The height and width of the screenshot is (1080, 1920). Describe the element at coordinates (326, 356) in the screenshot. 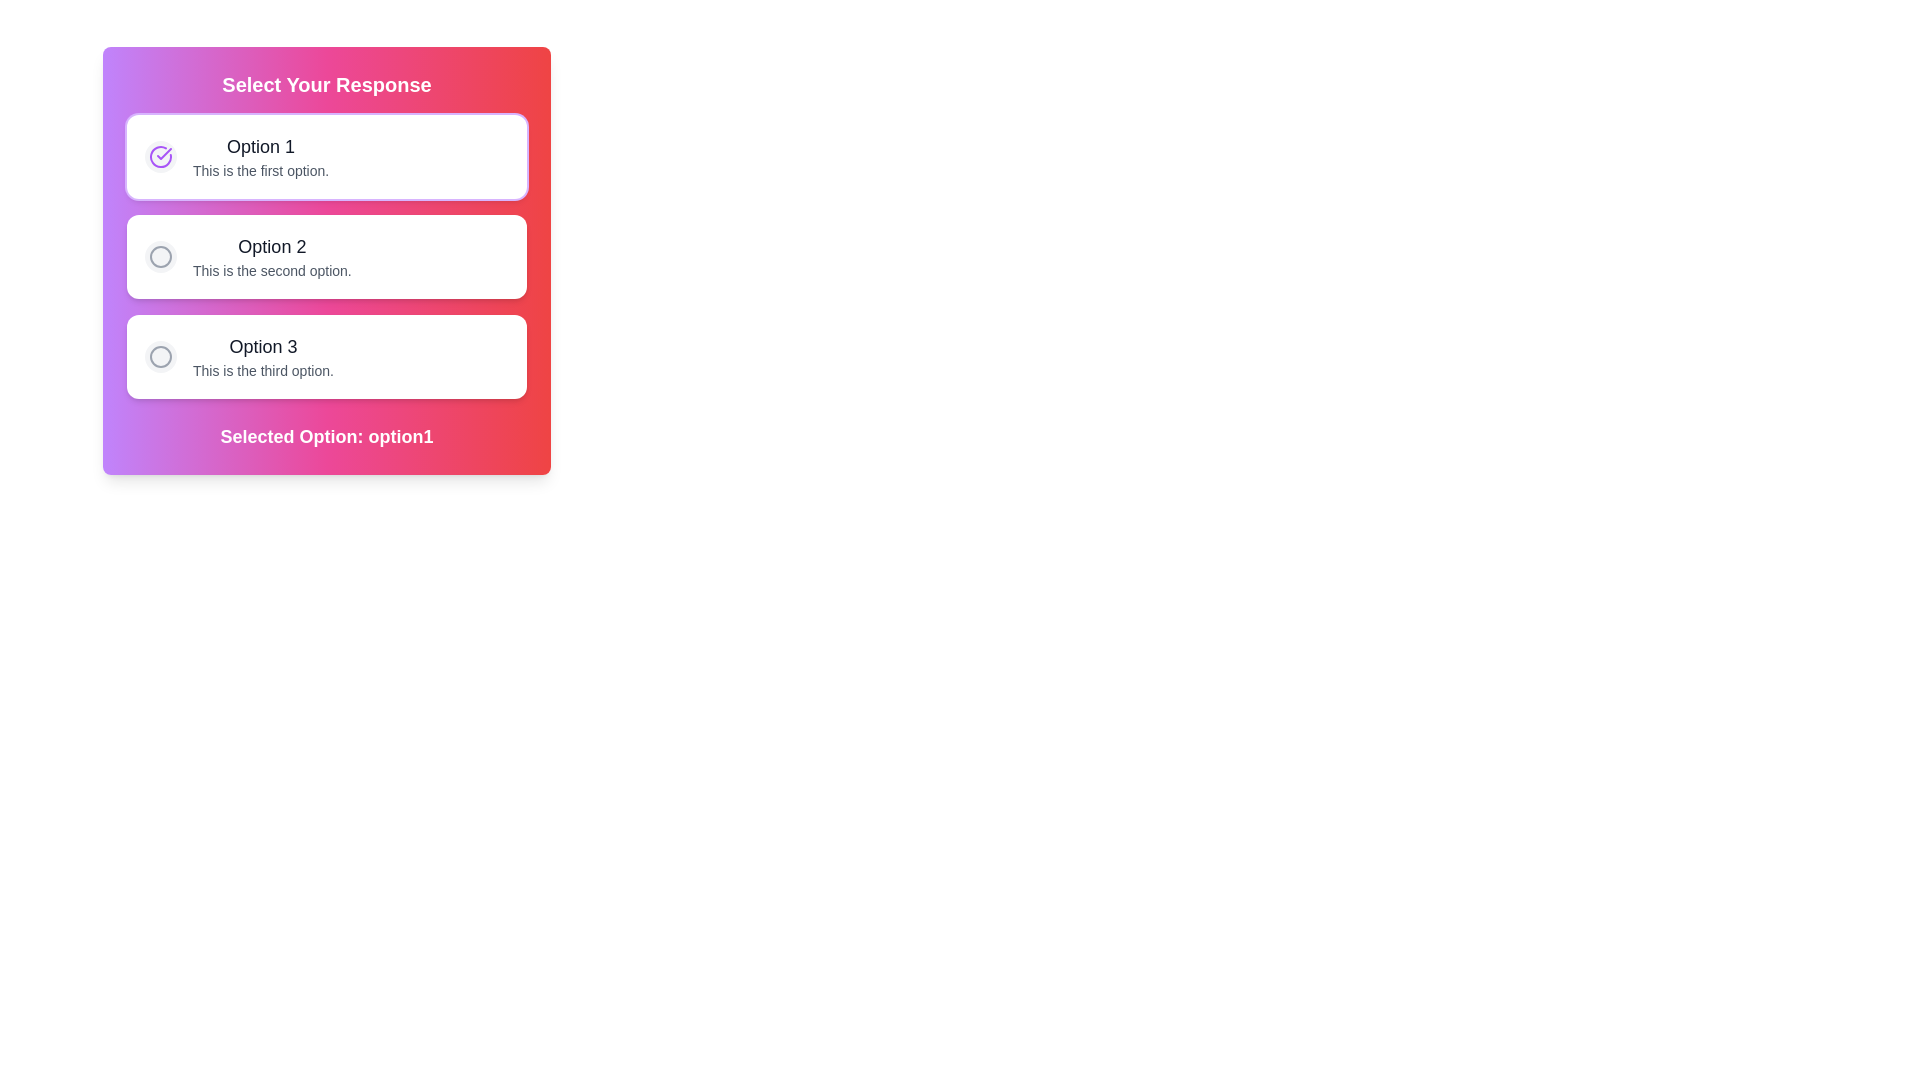

I see `the third selectable card option in the list` at that location.